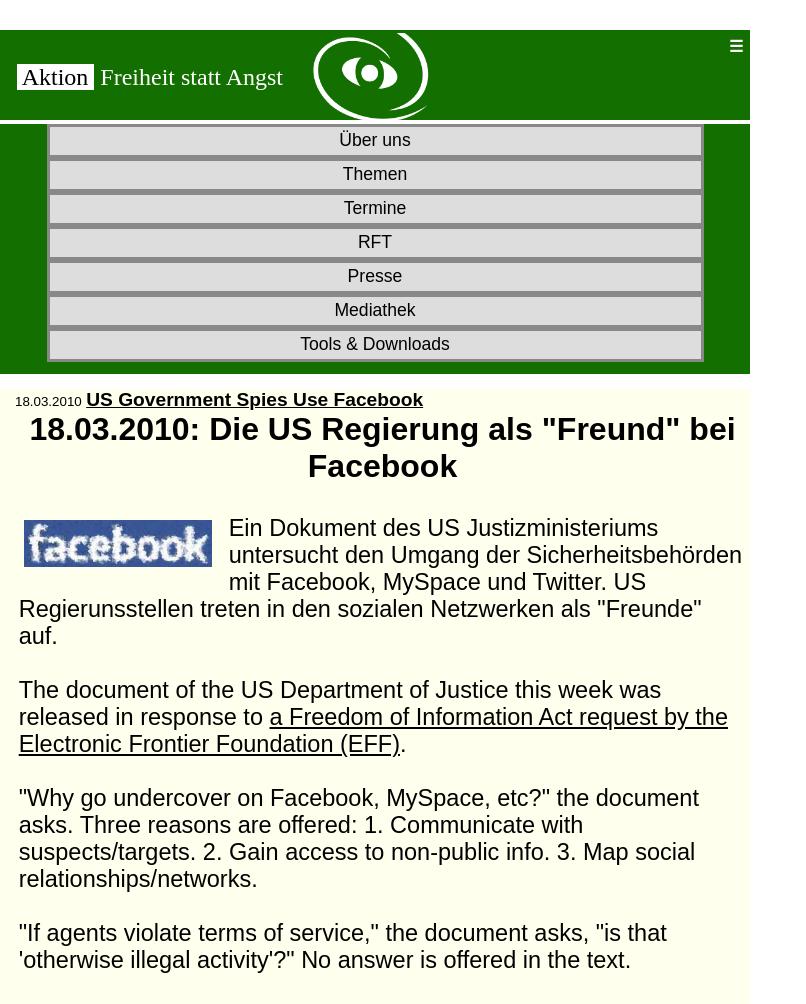  What do you see at coordinates (99, 76) in the screenshot?
I see `'Freiheit statt Angst'` at bounding box center [99, 76].